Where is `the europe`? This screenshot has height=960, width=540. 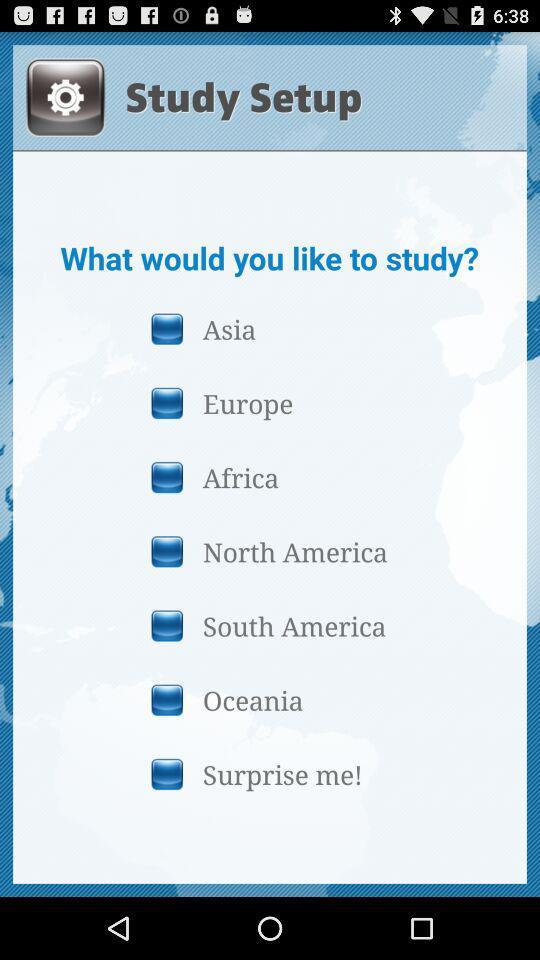 the europe is located at coordinates (269, 402).